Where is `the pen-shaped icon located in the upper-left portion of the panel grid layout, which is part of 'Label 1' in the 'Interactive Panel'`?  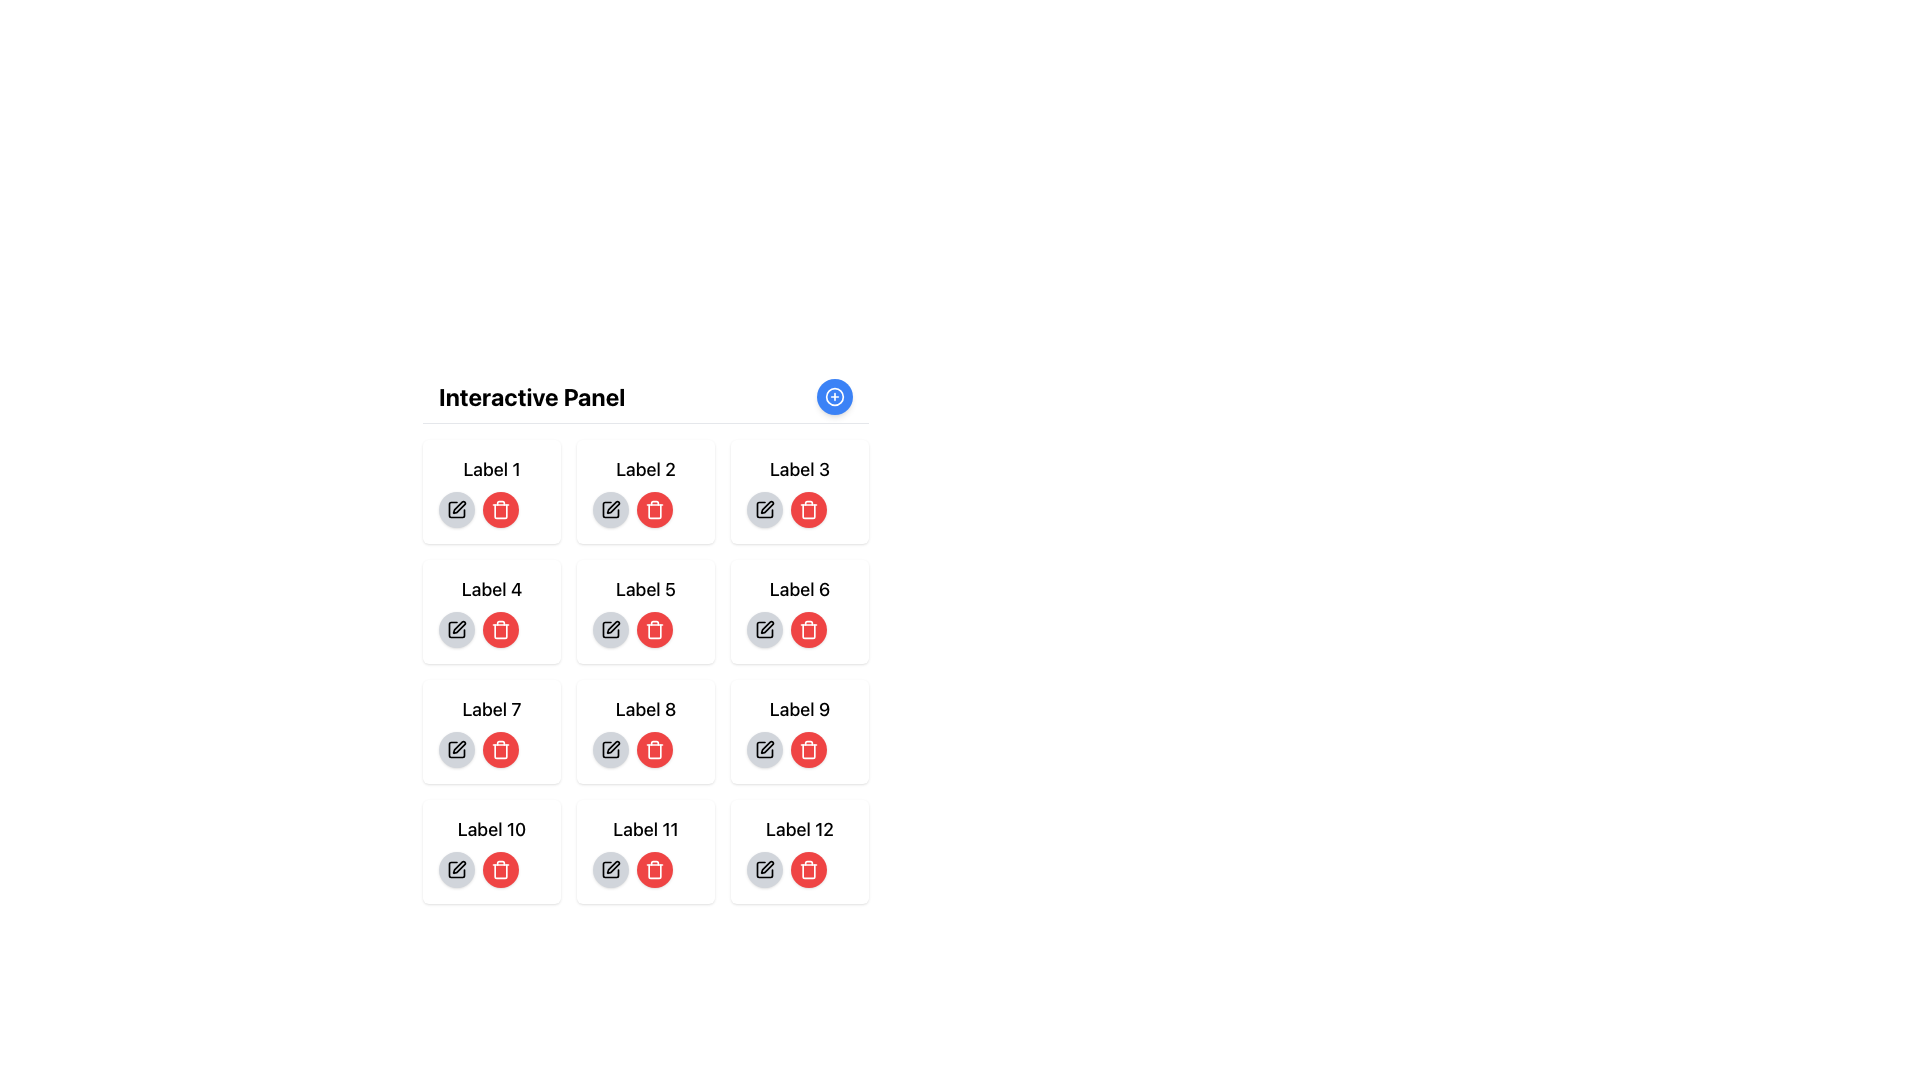 the pen-shaped icon located in the upper-left portion of the panel grid layout, which is part of 'Label 1' in the 'Interactive Panel' is located at coordinates (458, 506).